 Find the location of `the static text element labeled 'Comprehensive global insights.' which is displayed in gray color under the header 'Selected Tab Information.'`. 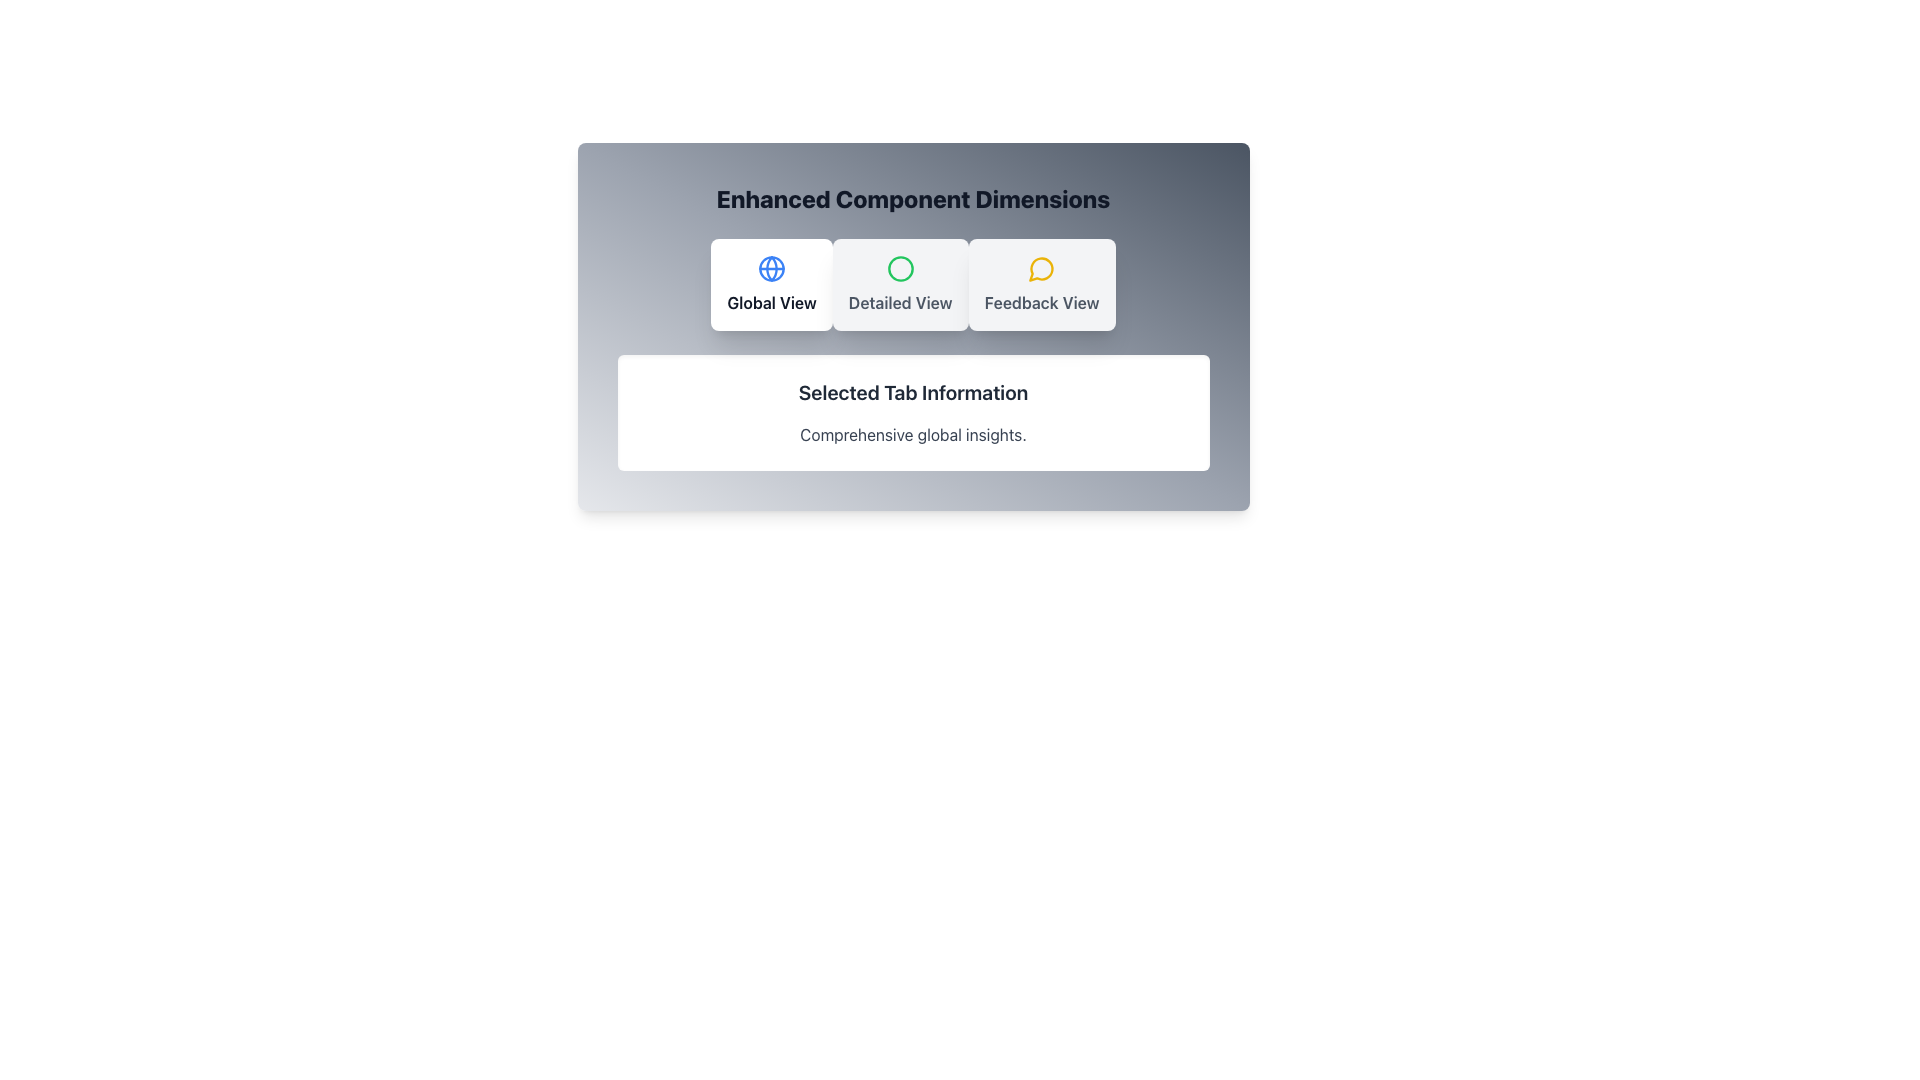

the static text element labeled 'Comprehensive global insights.' which is displayed in gray color under the header 'Selected Tab Information.' is located at coordinates (912, 434).